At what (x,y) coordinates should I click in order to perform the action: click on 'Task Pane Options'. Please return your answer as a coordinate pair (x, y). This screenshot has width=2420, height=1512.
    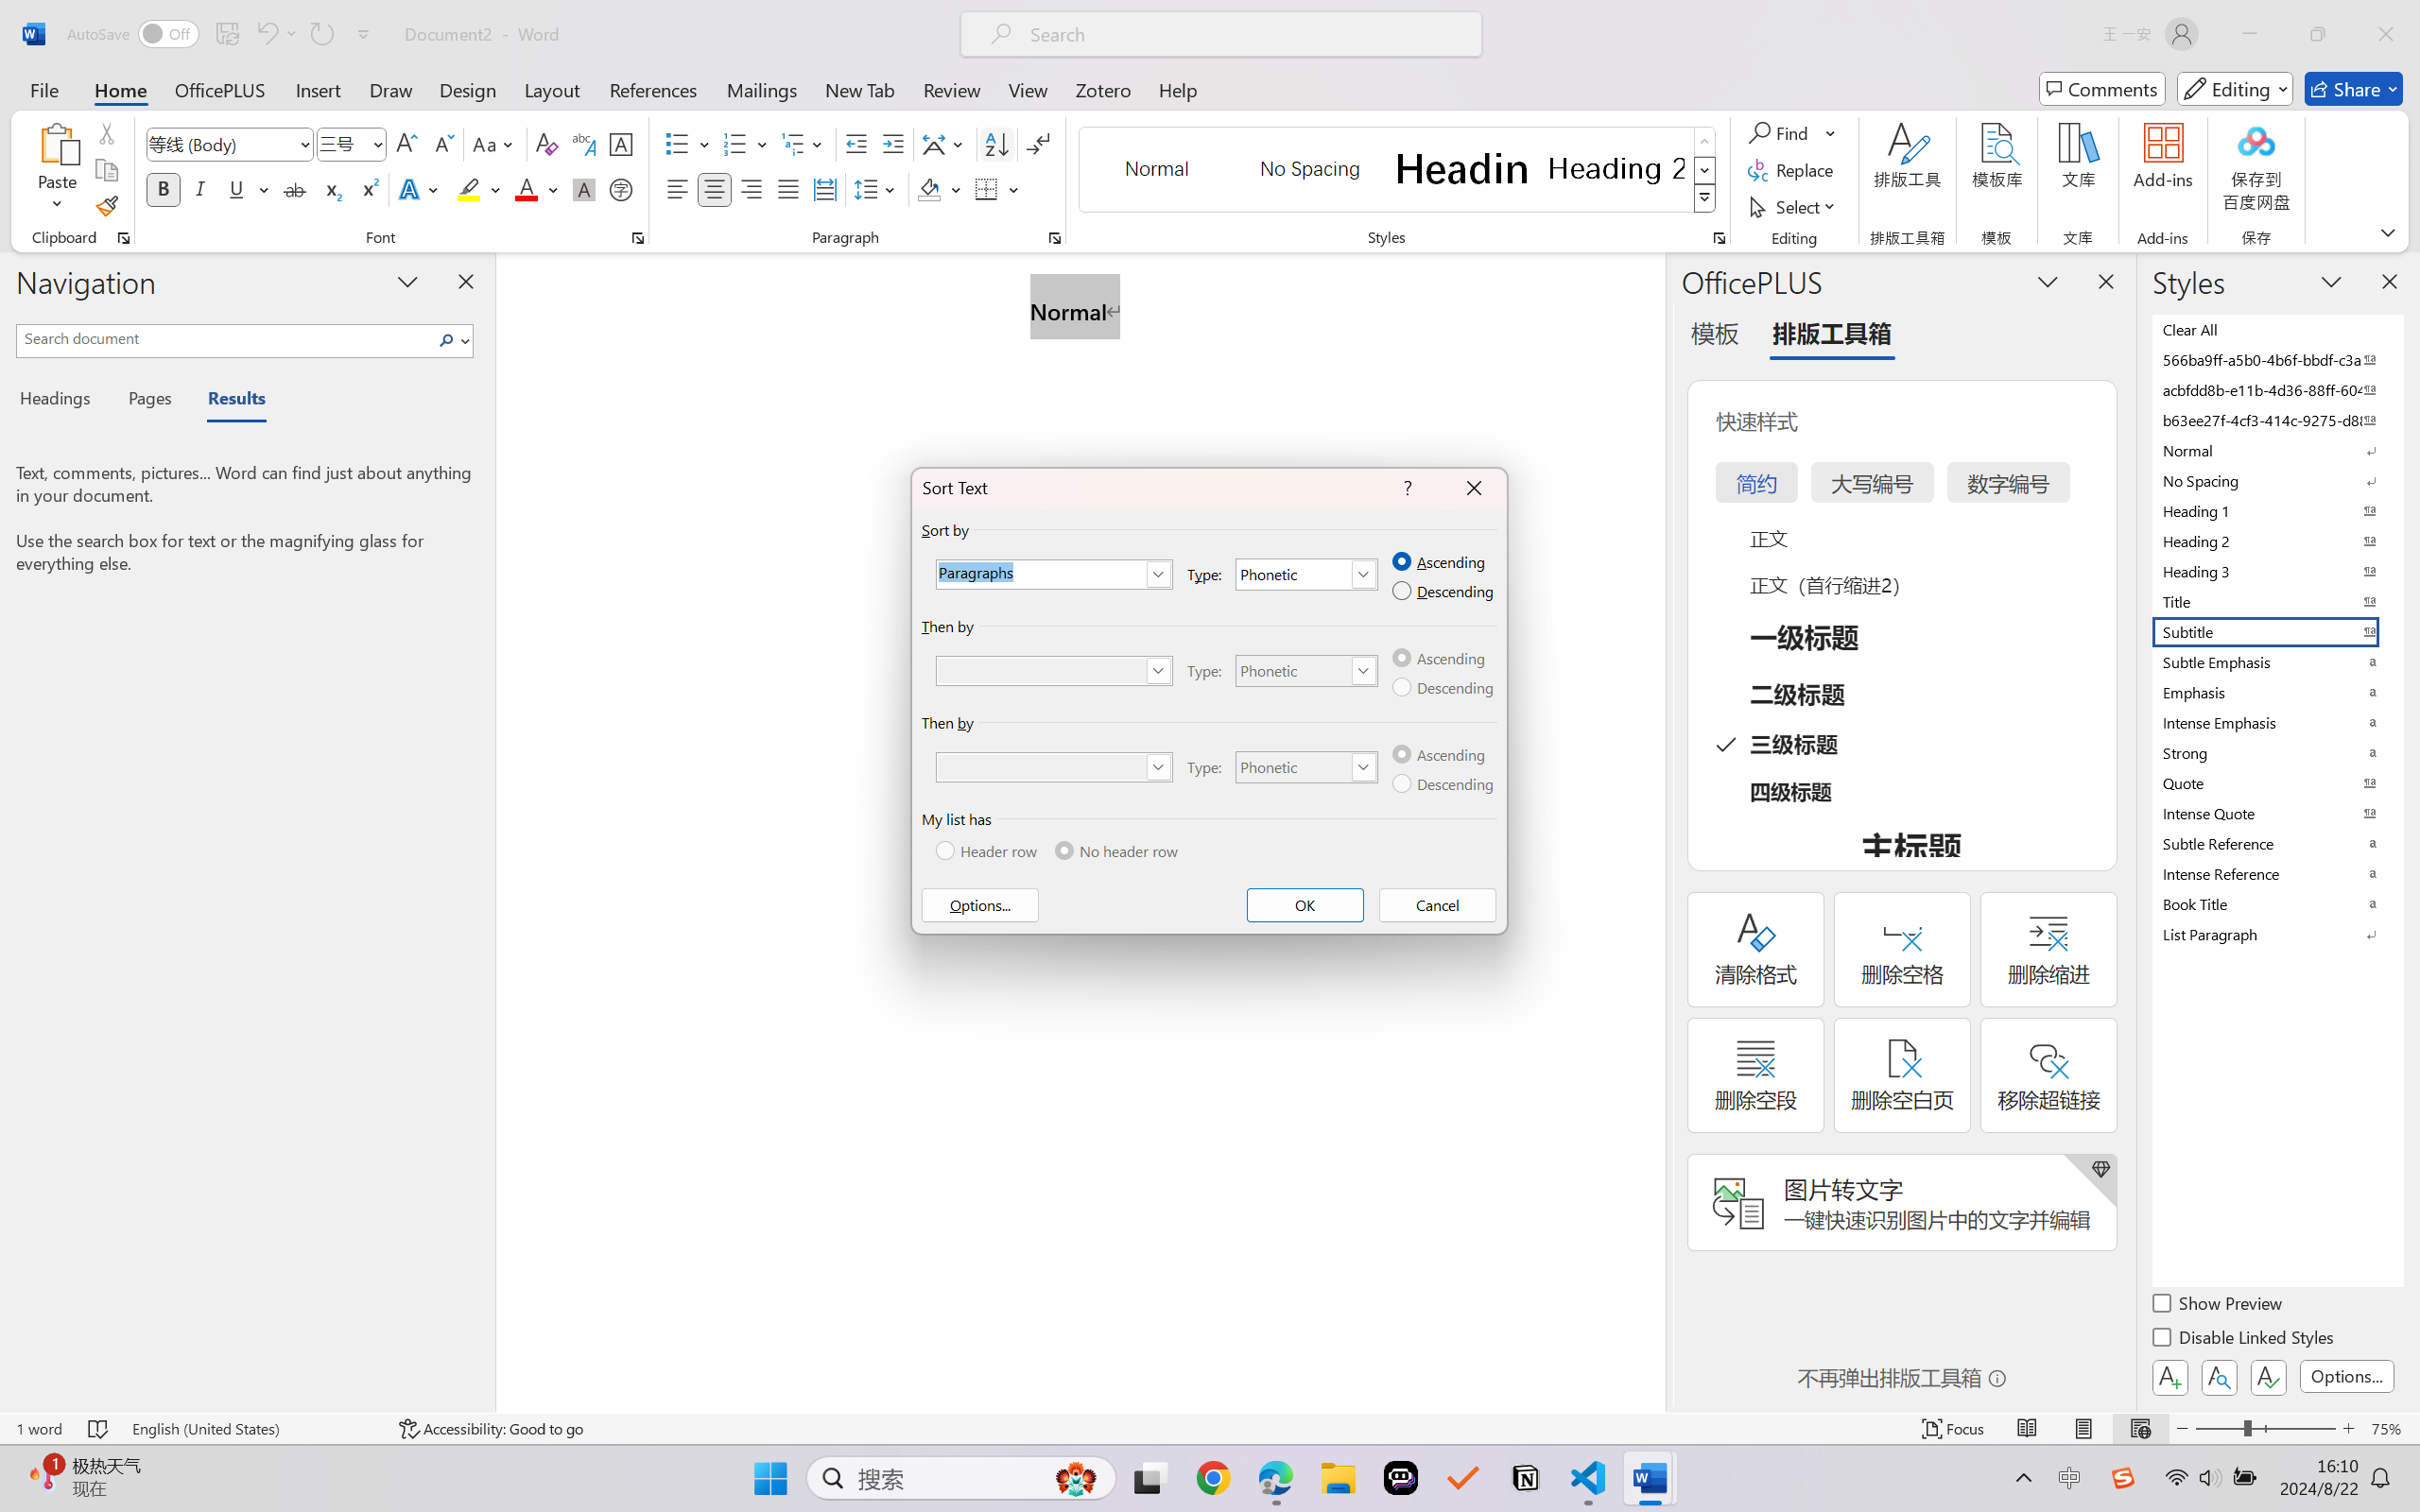
    Looking at the image, I should click on (2048, 281).